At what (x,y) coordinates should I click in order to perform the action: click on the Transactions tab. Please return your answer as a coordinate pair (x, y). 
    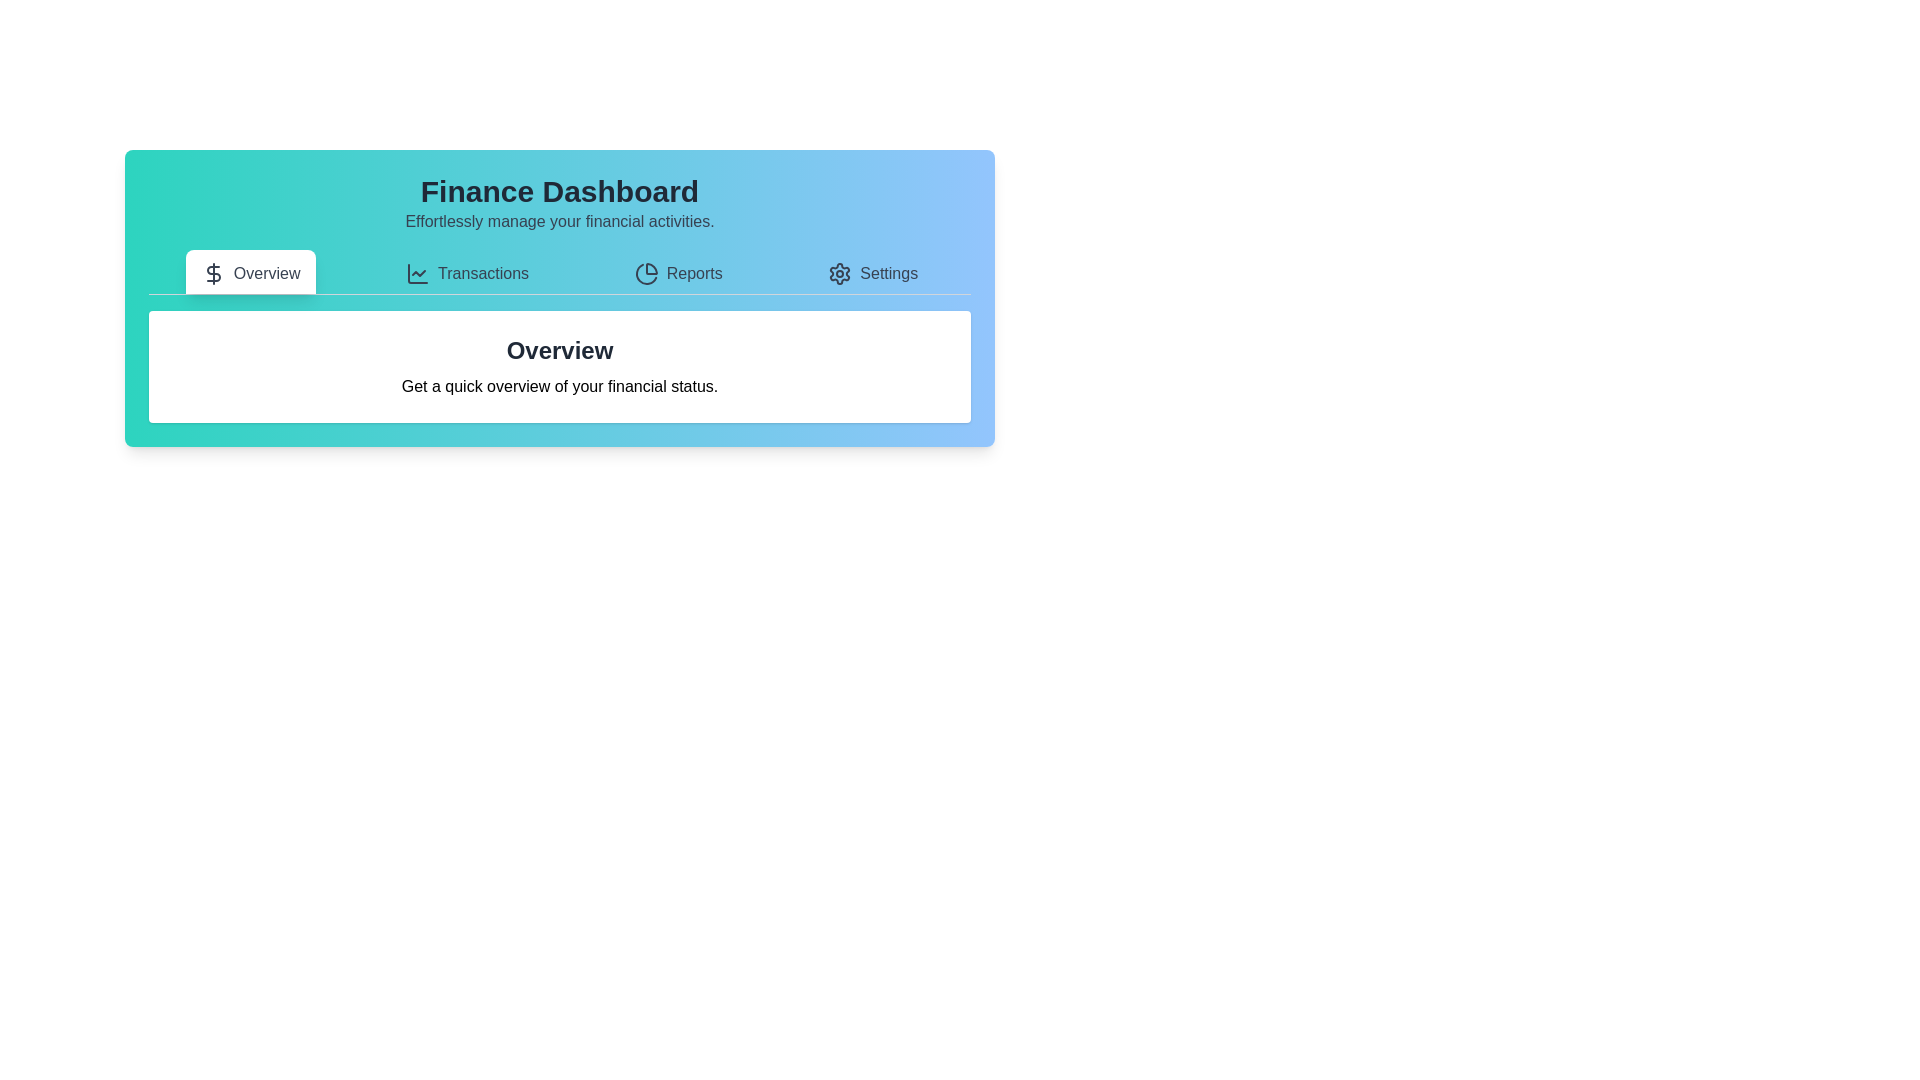
    Looking at the image, I should click on (465, 272).